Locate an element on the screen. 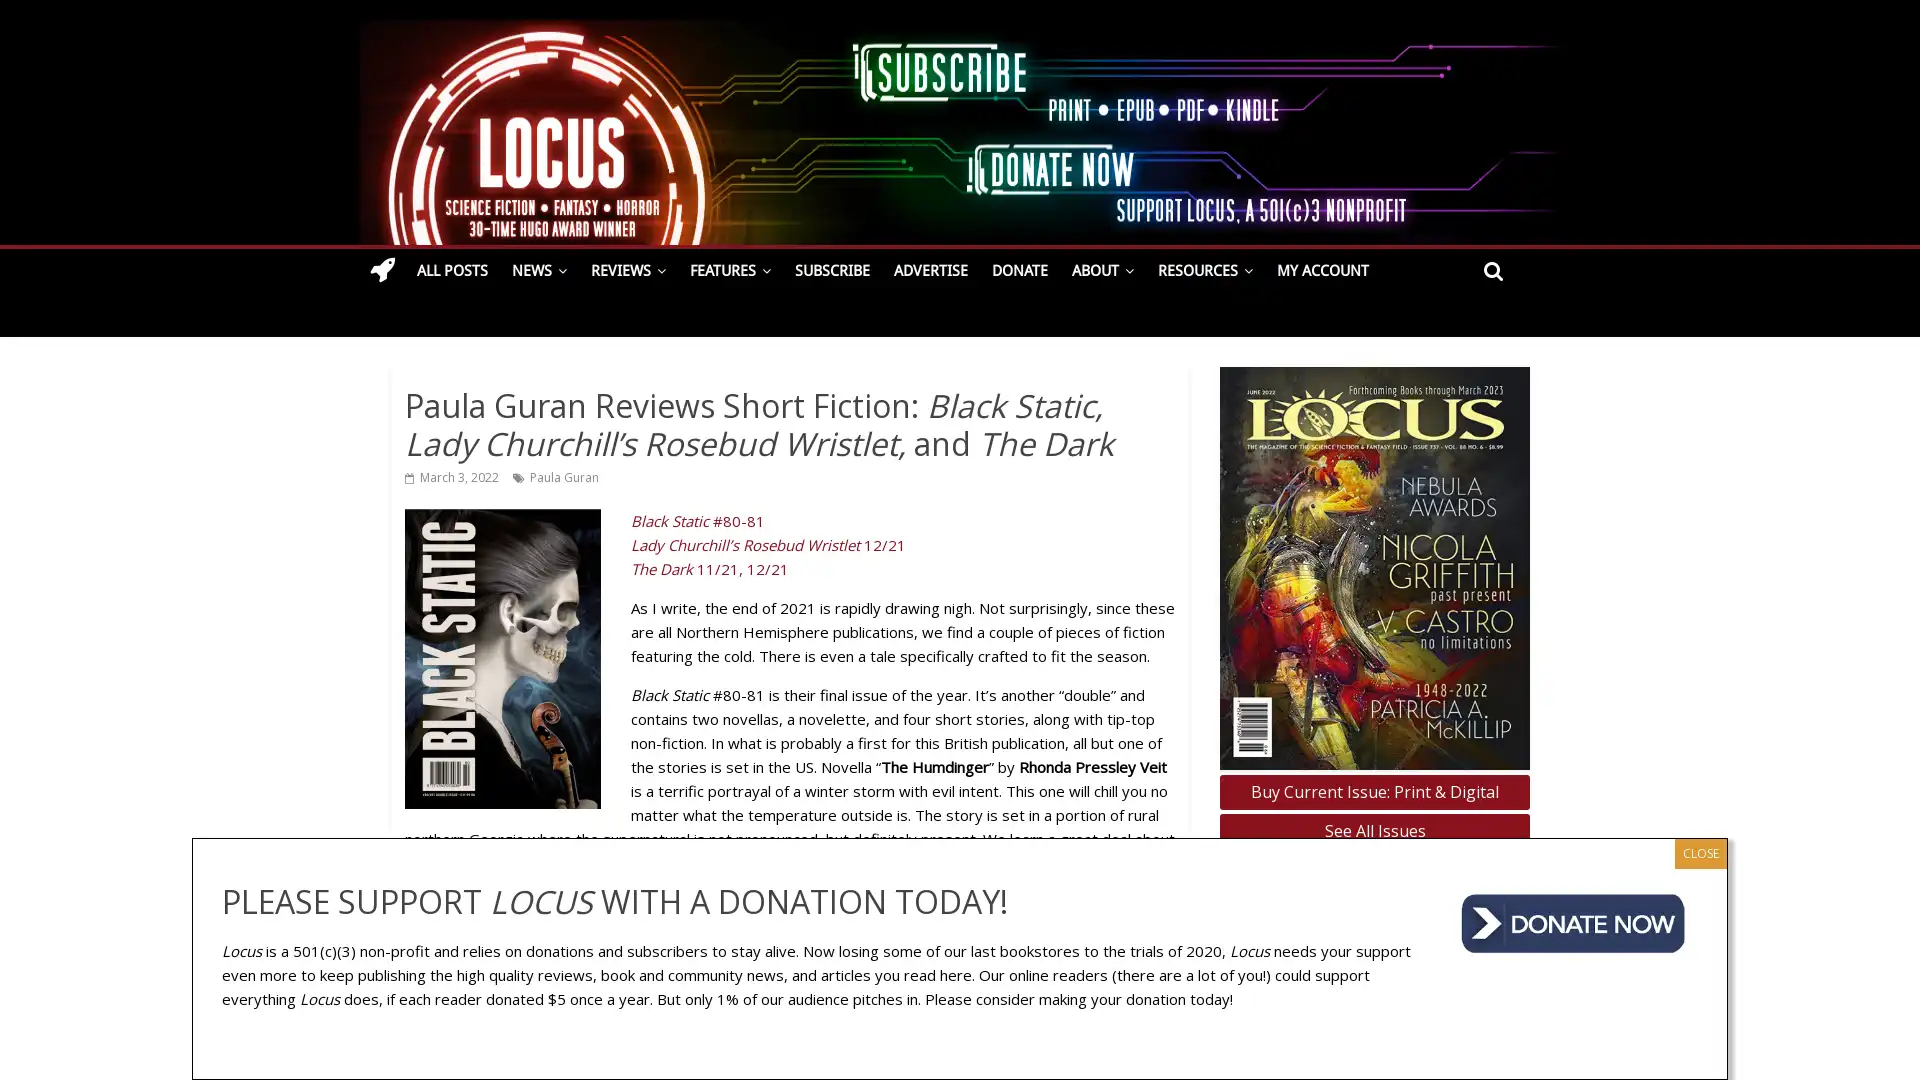 The height and width of the screenshot is (1080, 1920). Buy Current Issue: Print & Digital is located at coordinates (1373, 790).